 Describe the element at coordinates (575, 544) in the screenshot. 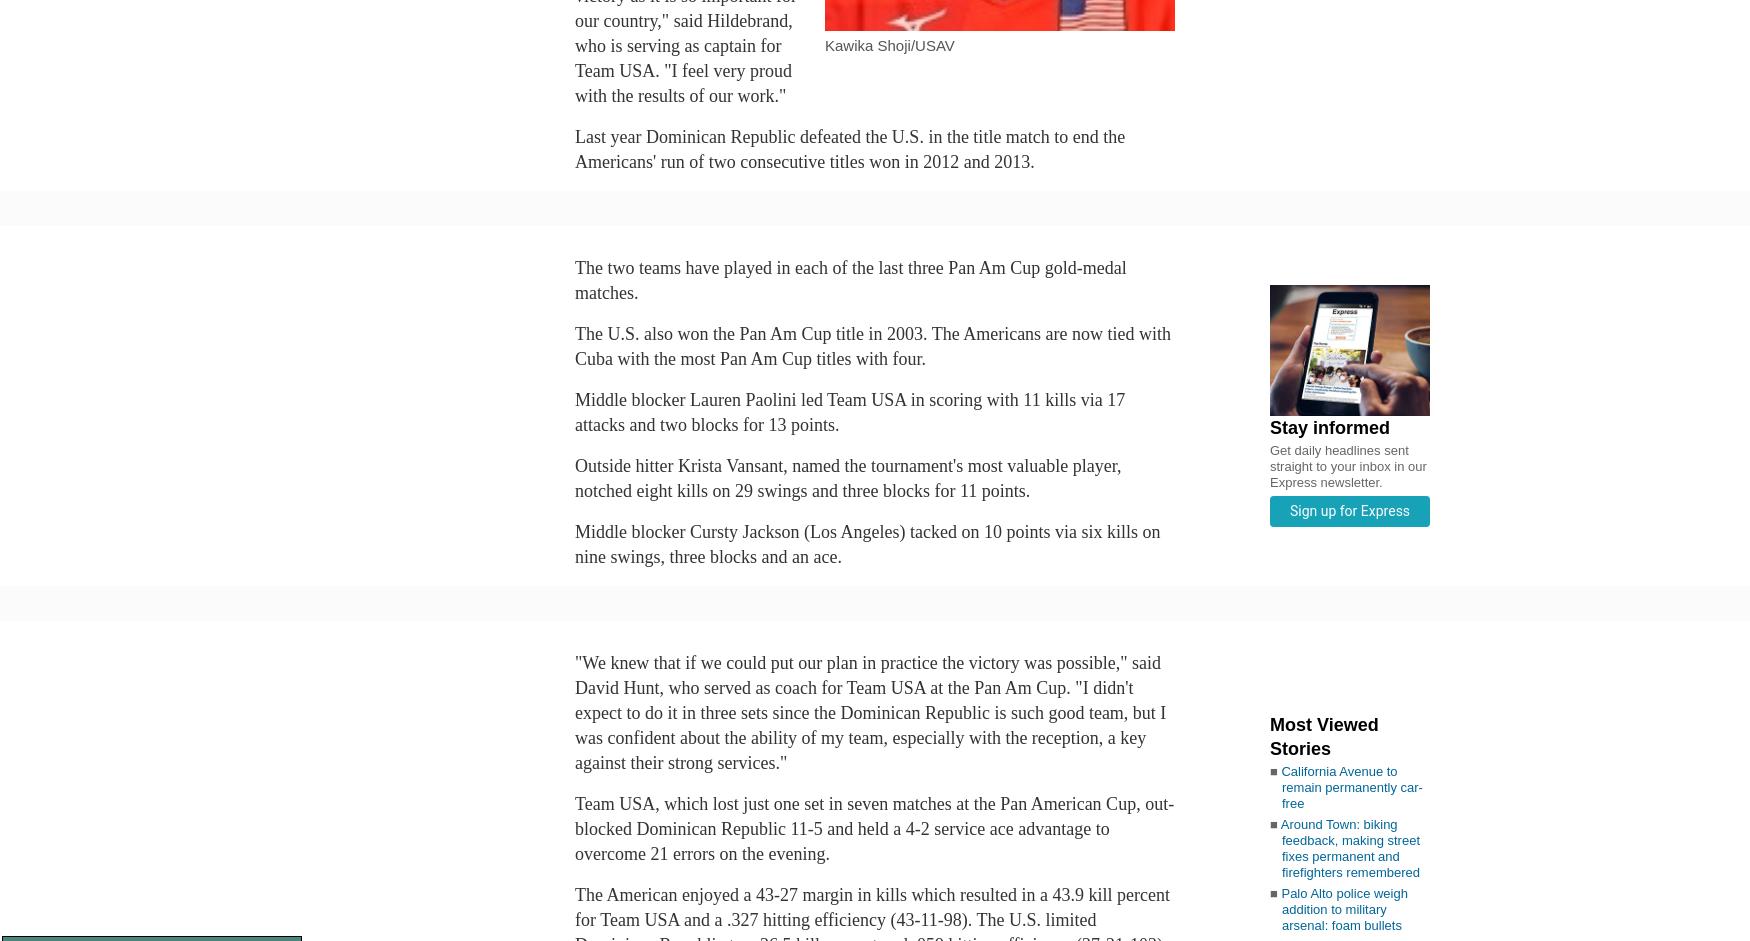

I see `'Middle blocker Cursty Jackson (Los Angeles) tacked on 10 points via six kills on nine swings, three blocks and an ace.'` at that location.